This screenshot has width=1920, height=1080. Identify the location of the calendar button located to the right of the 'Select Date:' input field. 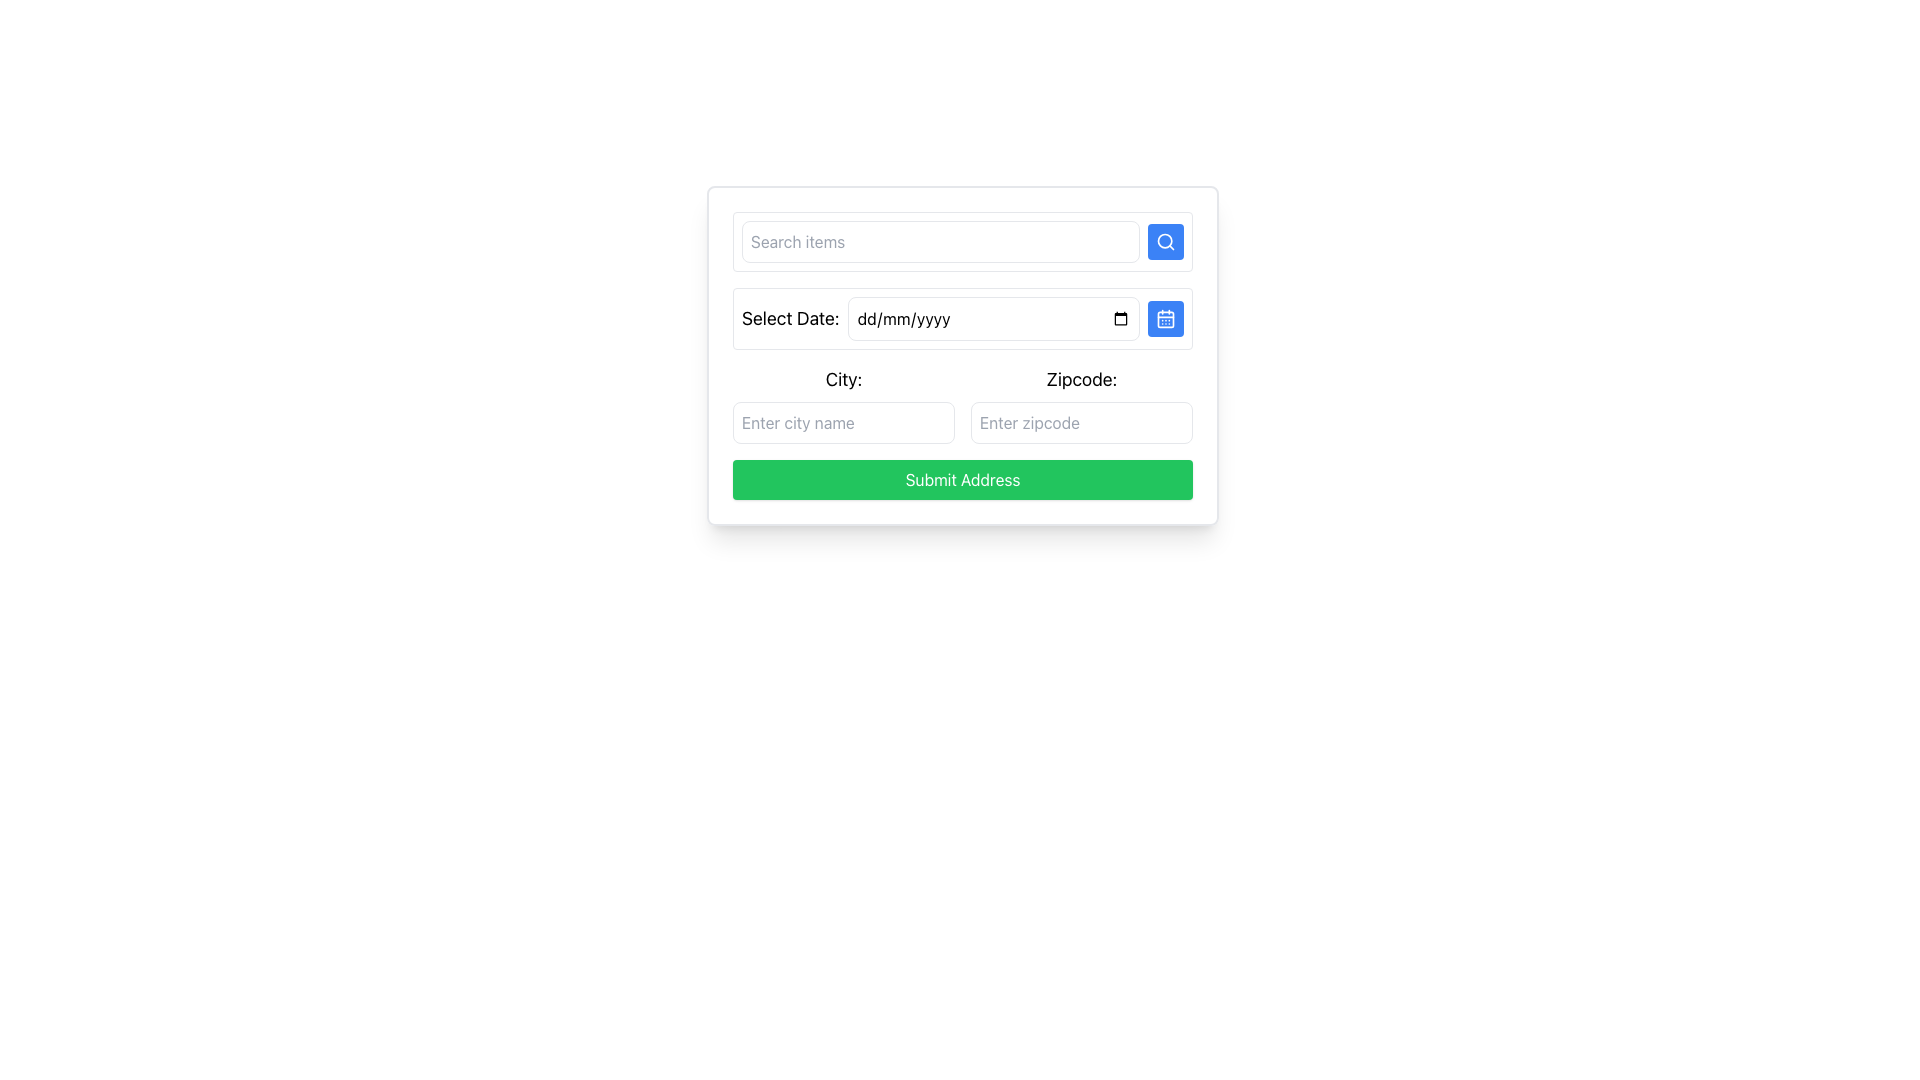
(1166, 318).